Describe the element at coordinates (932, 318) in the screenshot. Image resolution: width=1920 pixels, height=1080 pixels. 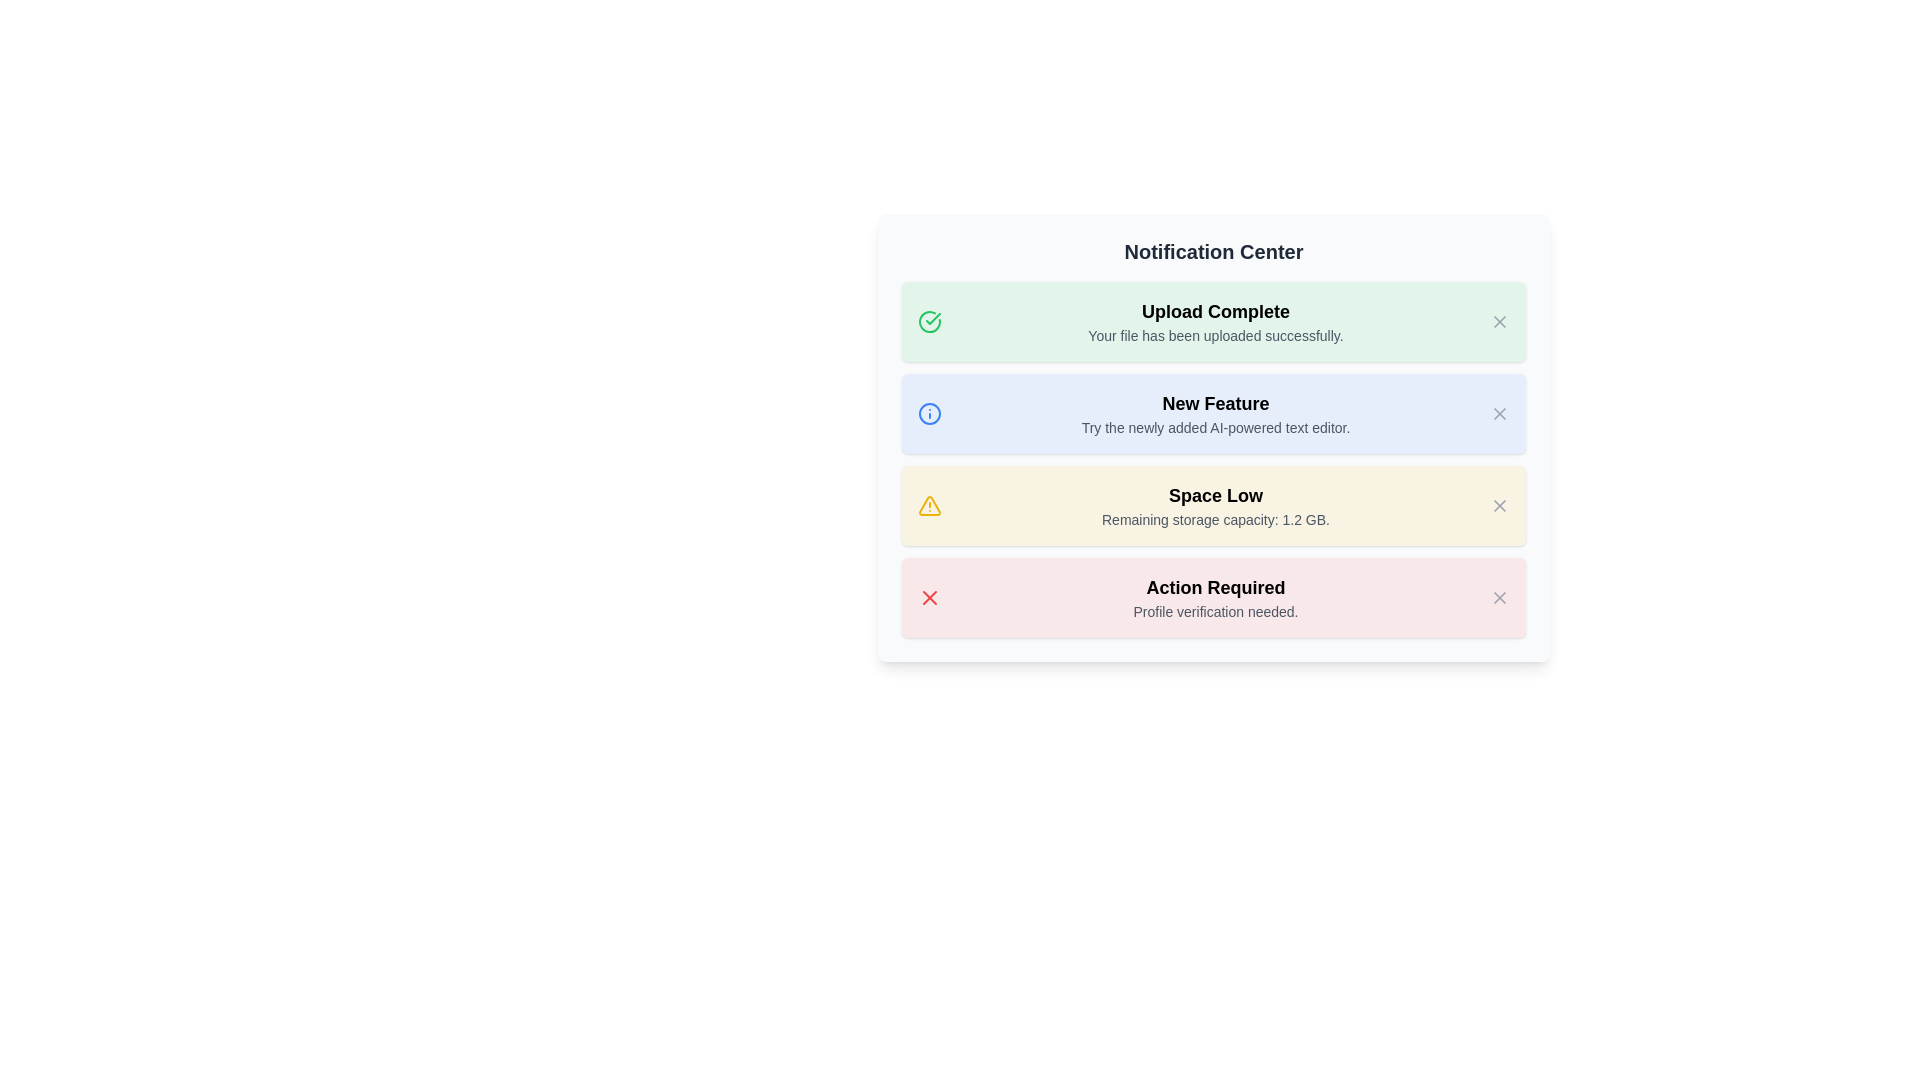
I see `the small green check mark SVG illustration indicating completion next to the 'Upload Complete' message in the Notification Center` at that location.